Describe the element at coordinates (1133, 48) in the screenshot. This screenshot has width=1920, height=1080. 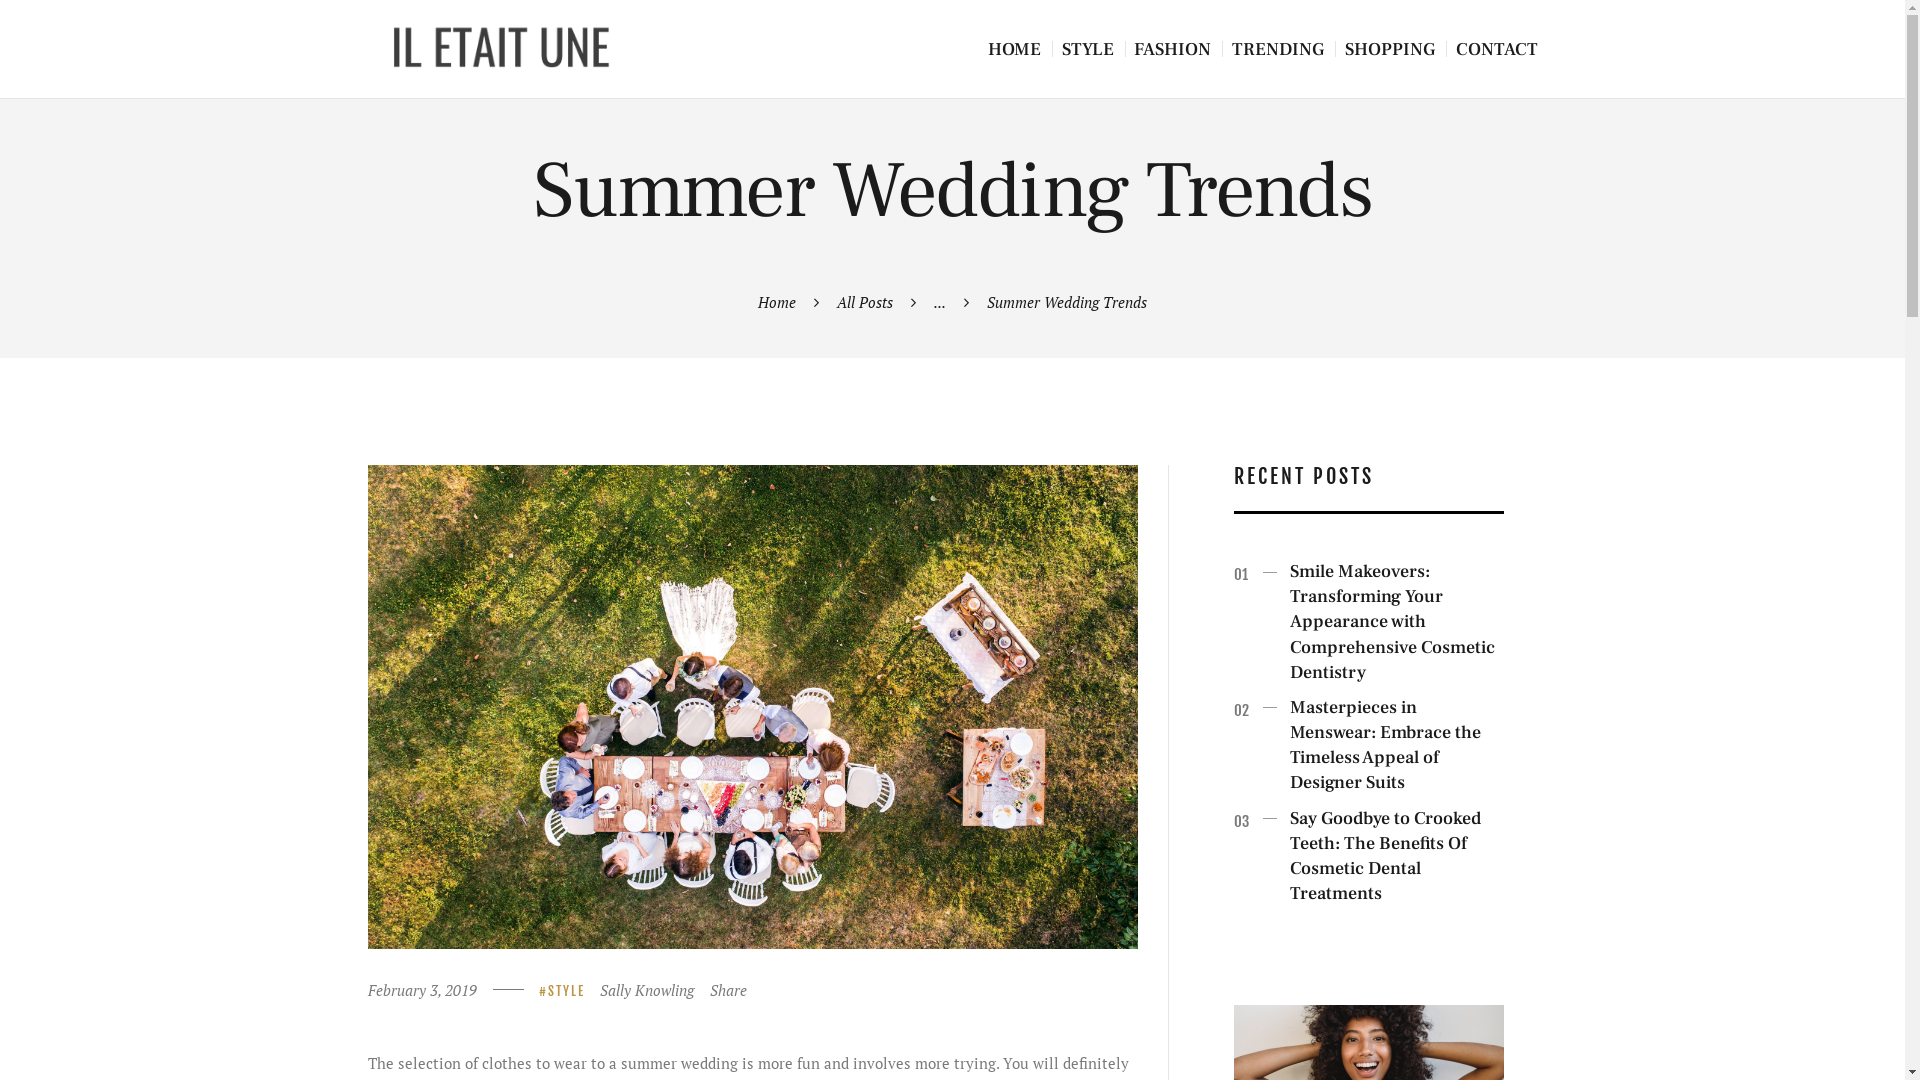
I see `'FASHION'` at that location.